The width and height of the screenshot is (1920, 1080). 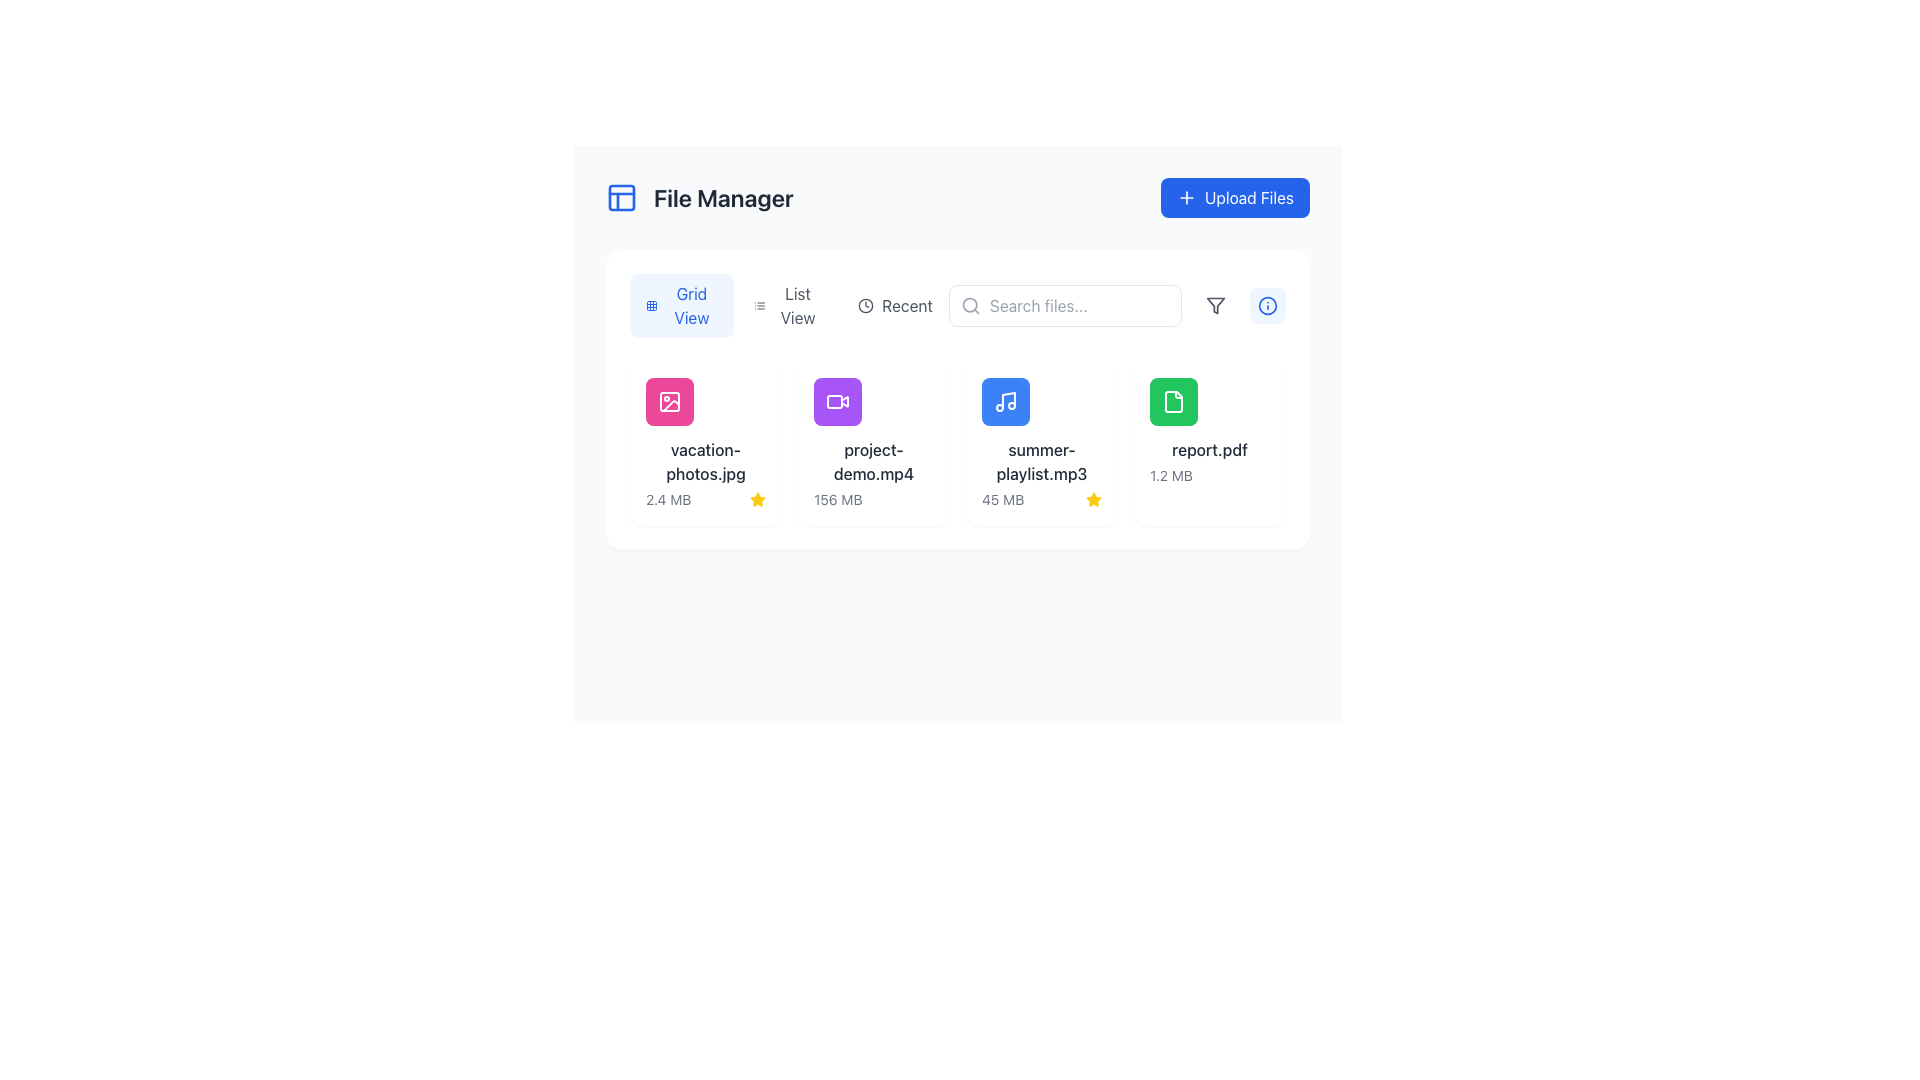 I want to click on the 'List View' button, which is the second option in the group of three, so click(x=787, y=305).